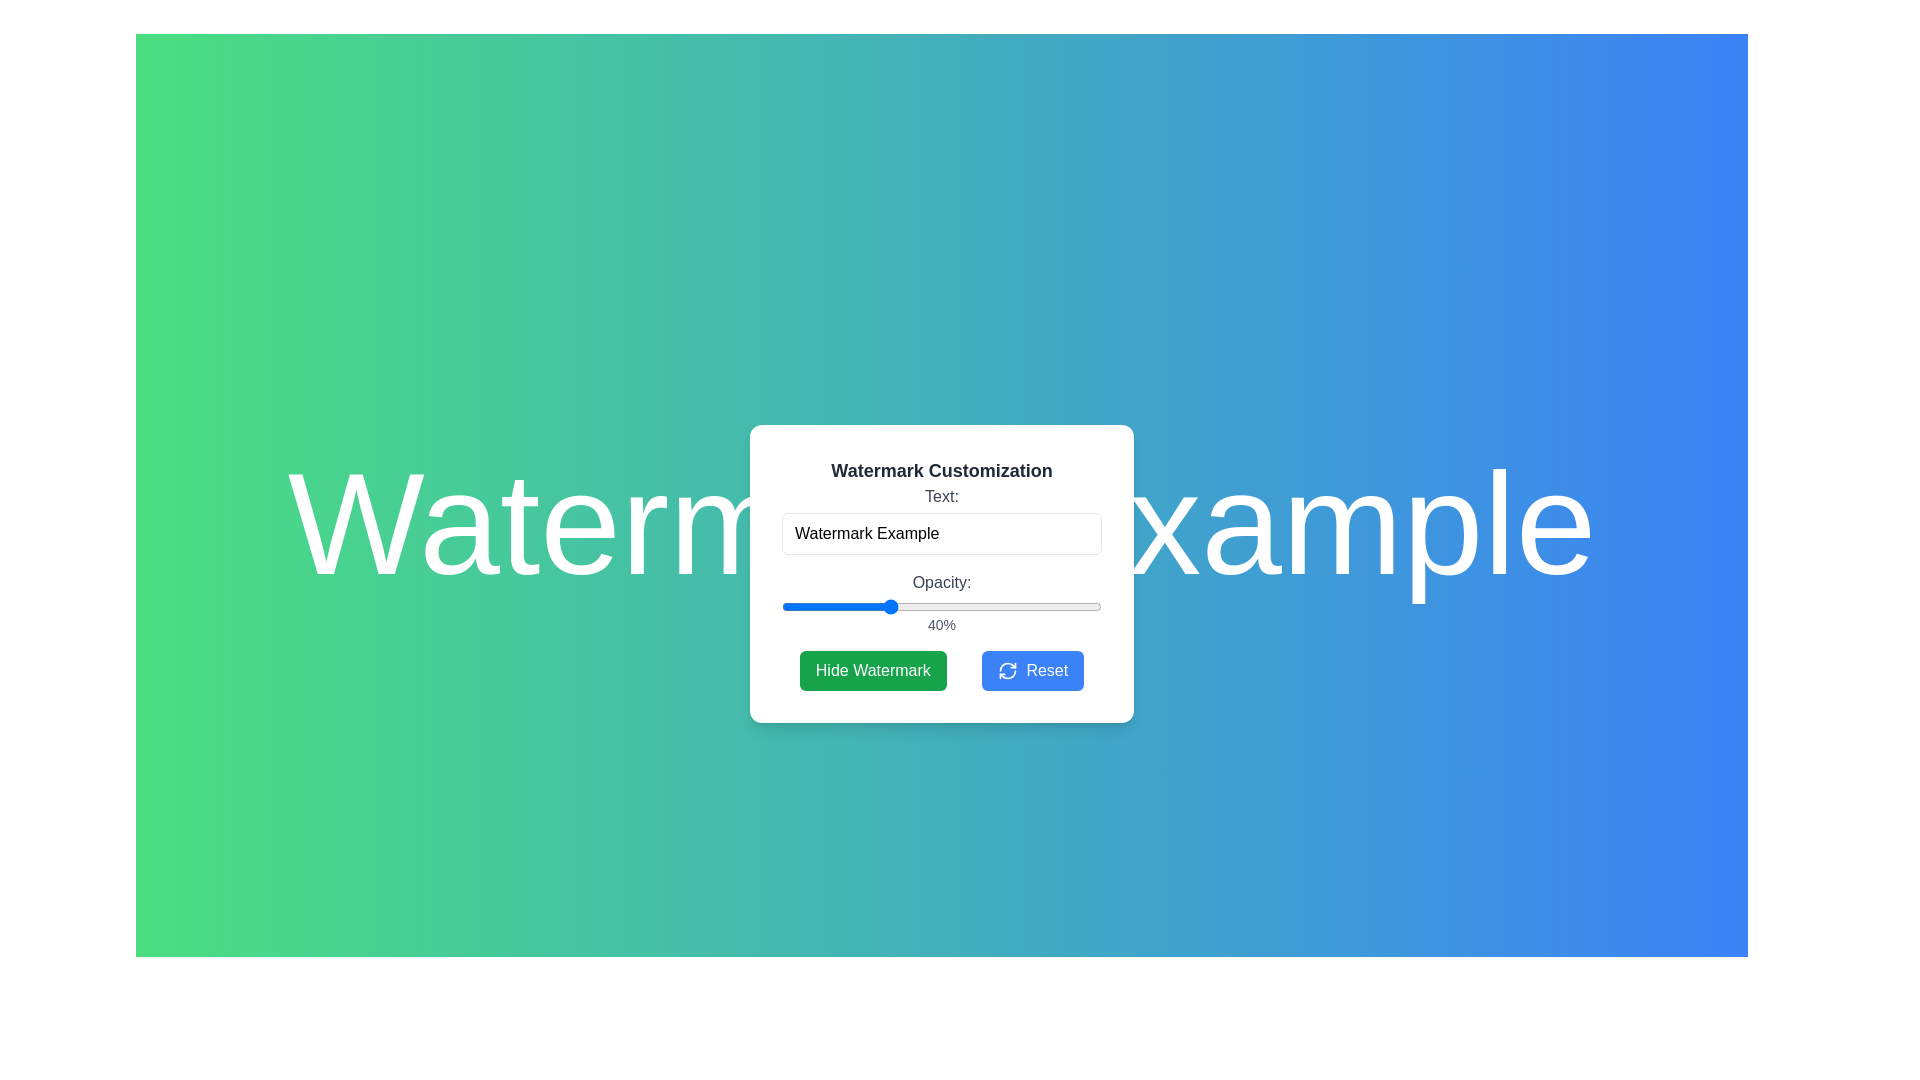 The width and height of the screenshot is (1920, 1080). I want to click on opacity, so click(835, 605).